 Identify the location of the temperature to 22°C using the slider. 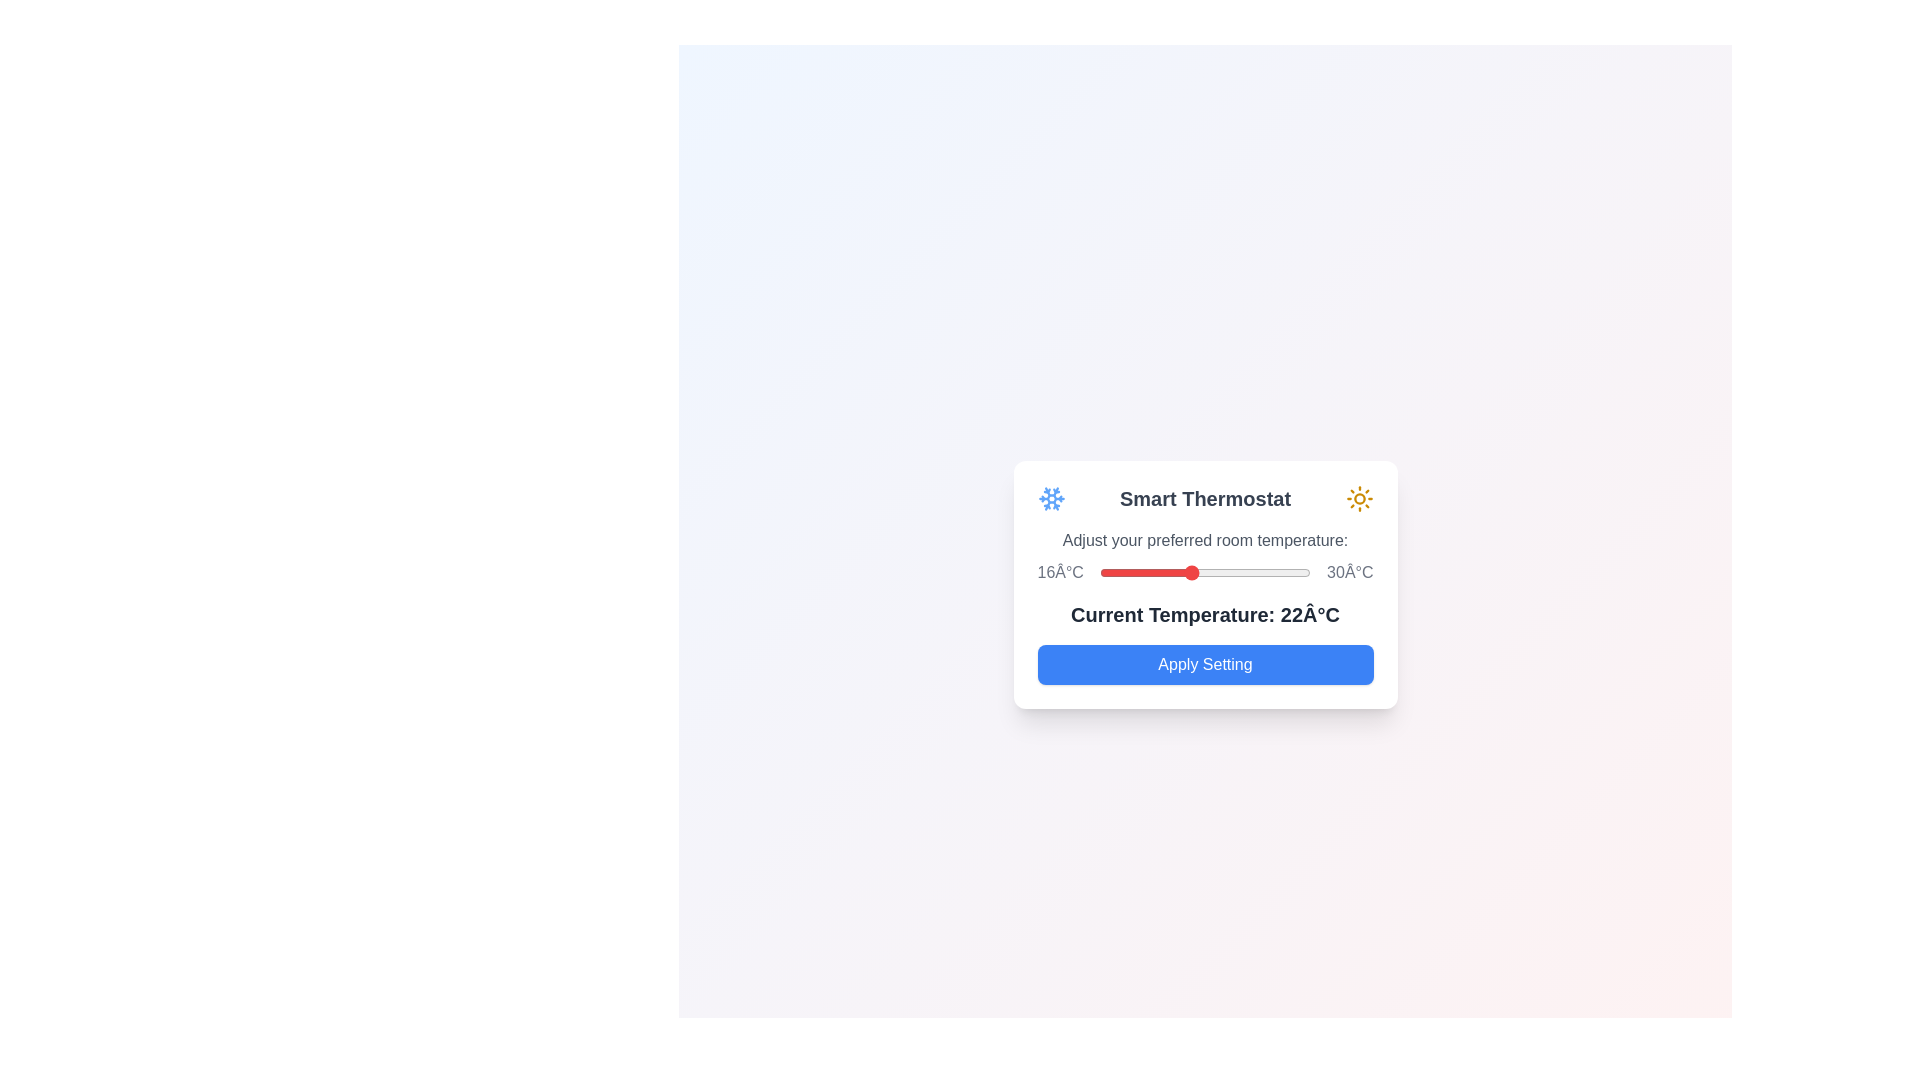
(1190, 573).